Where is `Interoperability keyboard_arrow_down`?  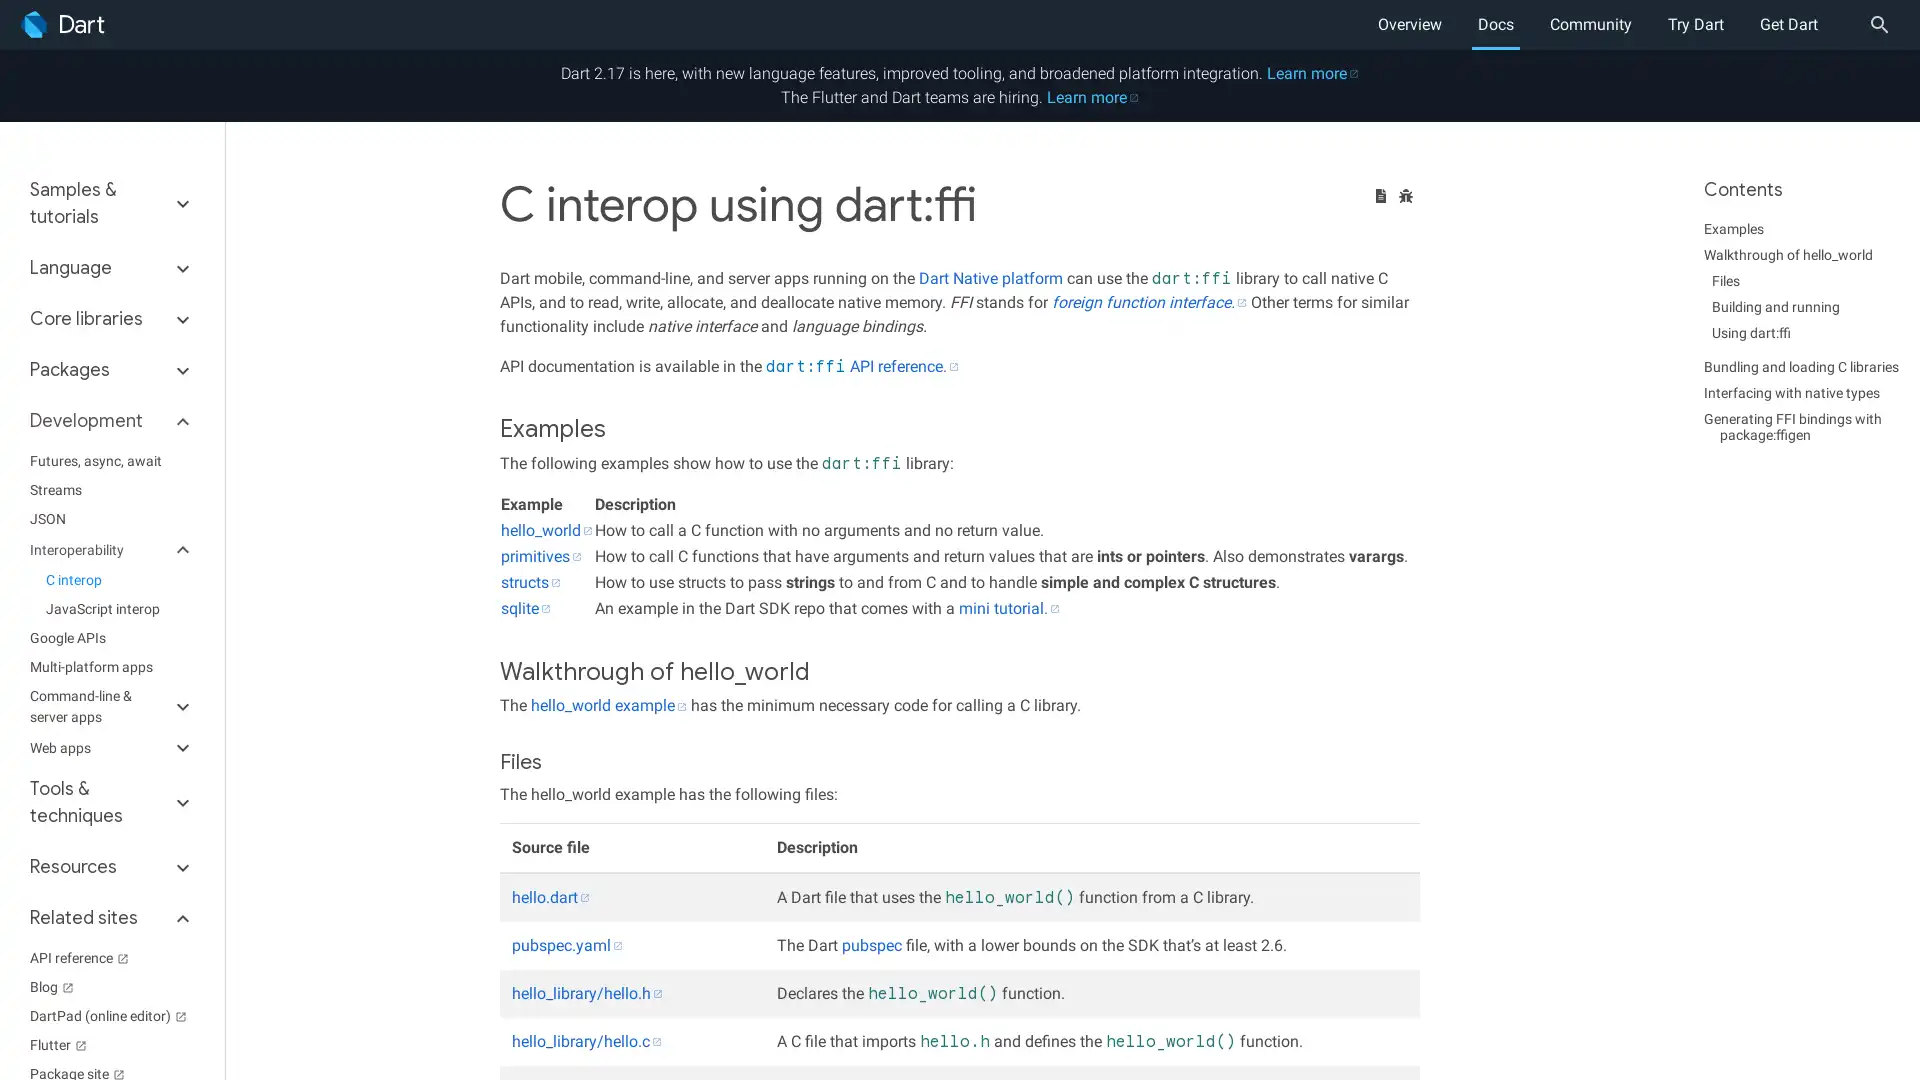
Interoperability keyboard_arrow_down is located at coordinates (111, 550).